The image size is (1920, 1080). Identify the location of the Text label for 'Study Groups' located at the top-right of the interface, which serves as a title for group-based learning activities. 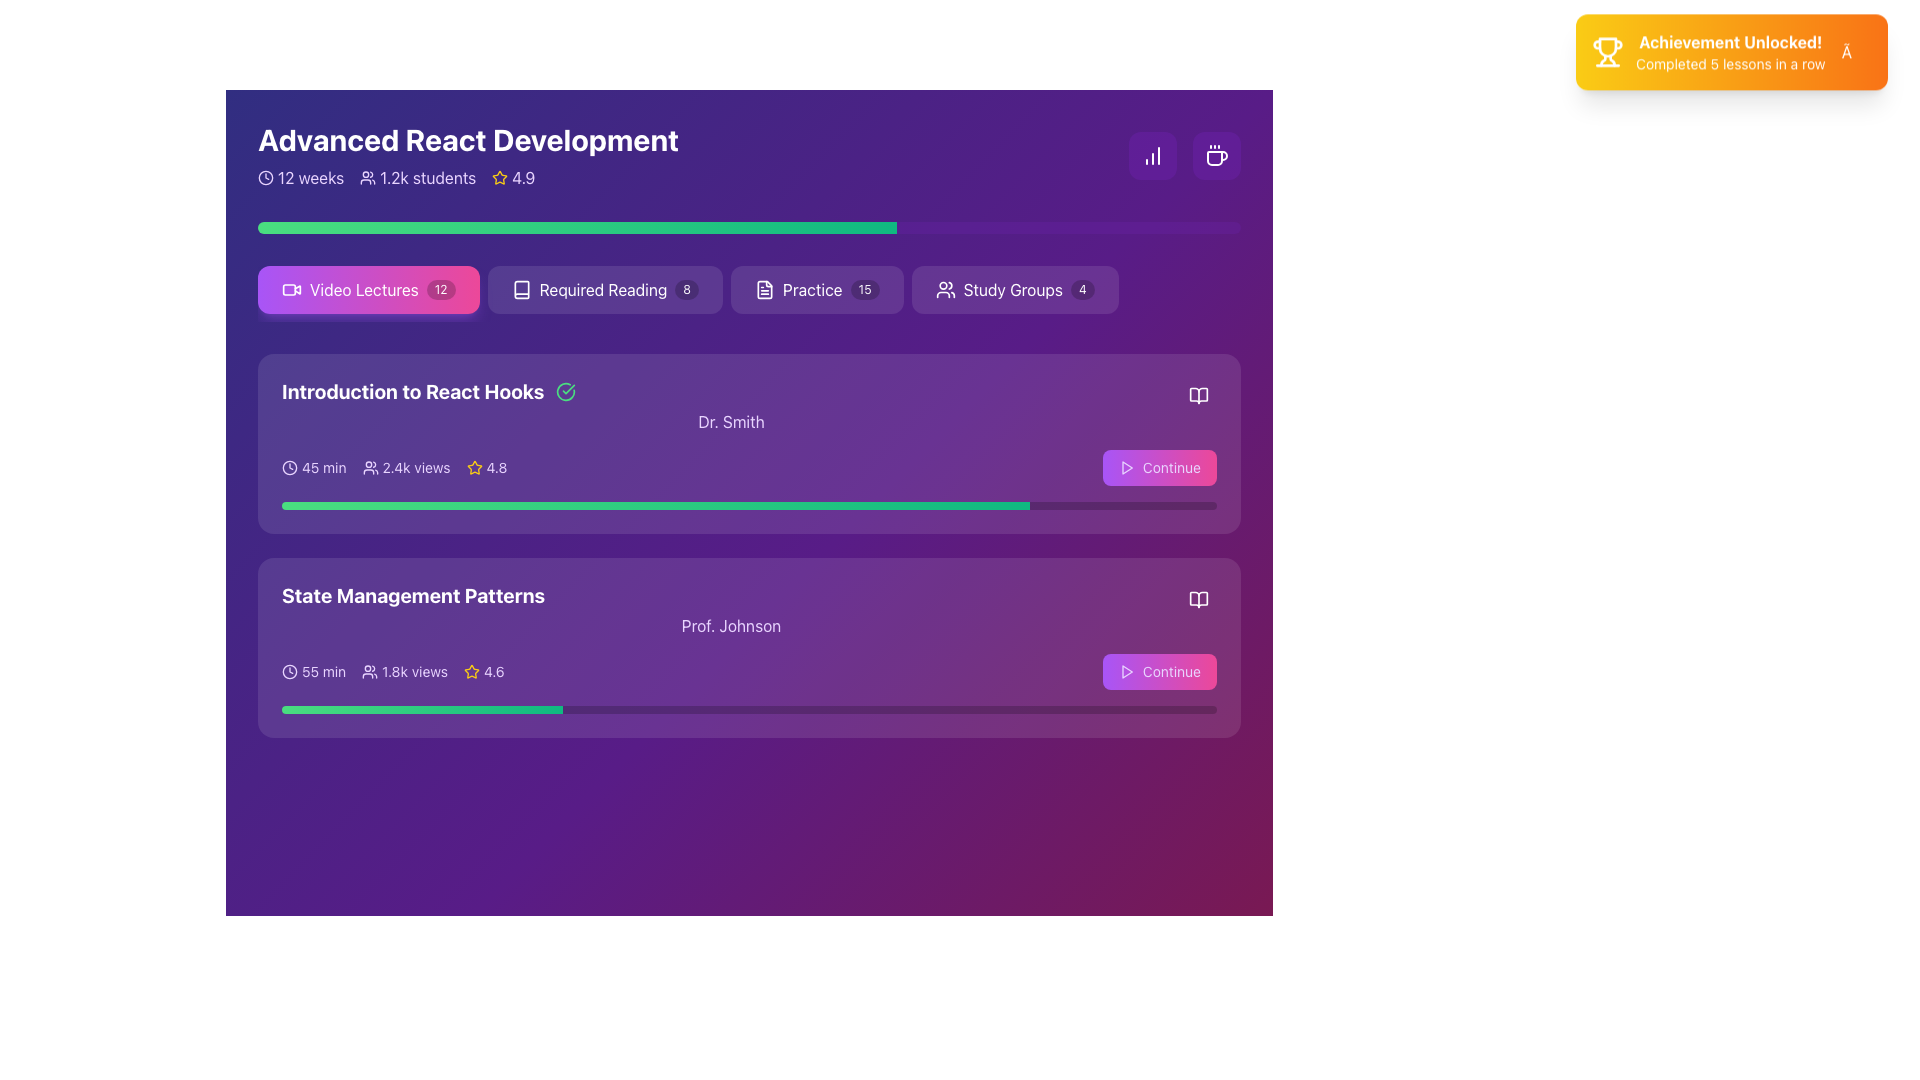
(1013, 289).